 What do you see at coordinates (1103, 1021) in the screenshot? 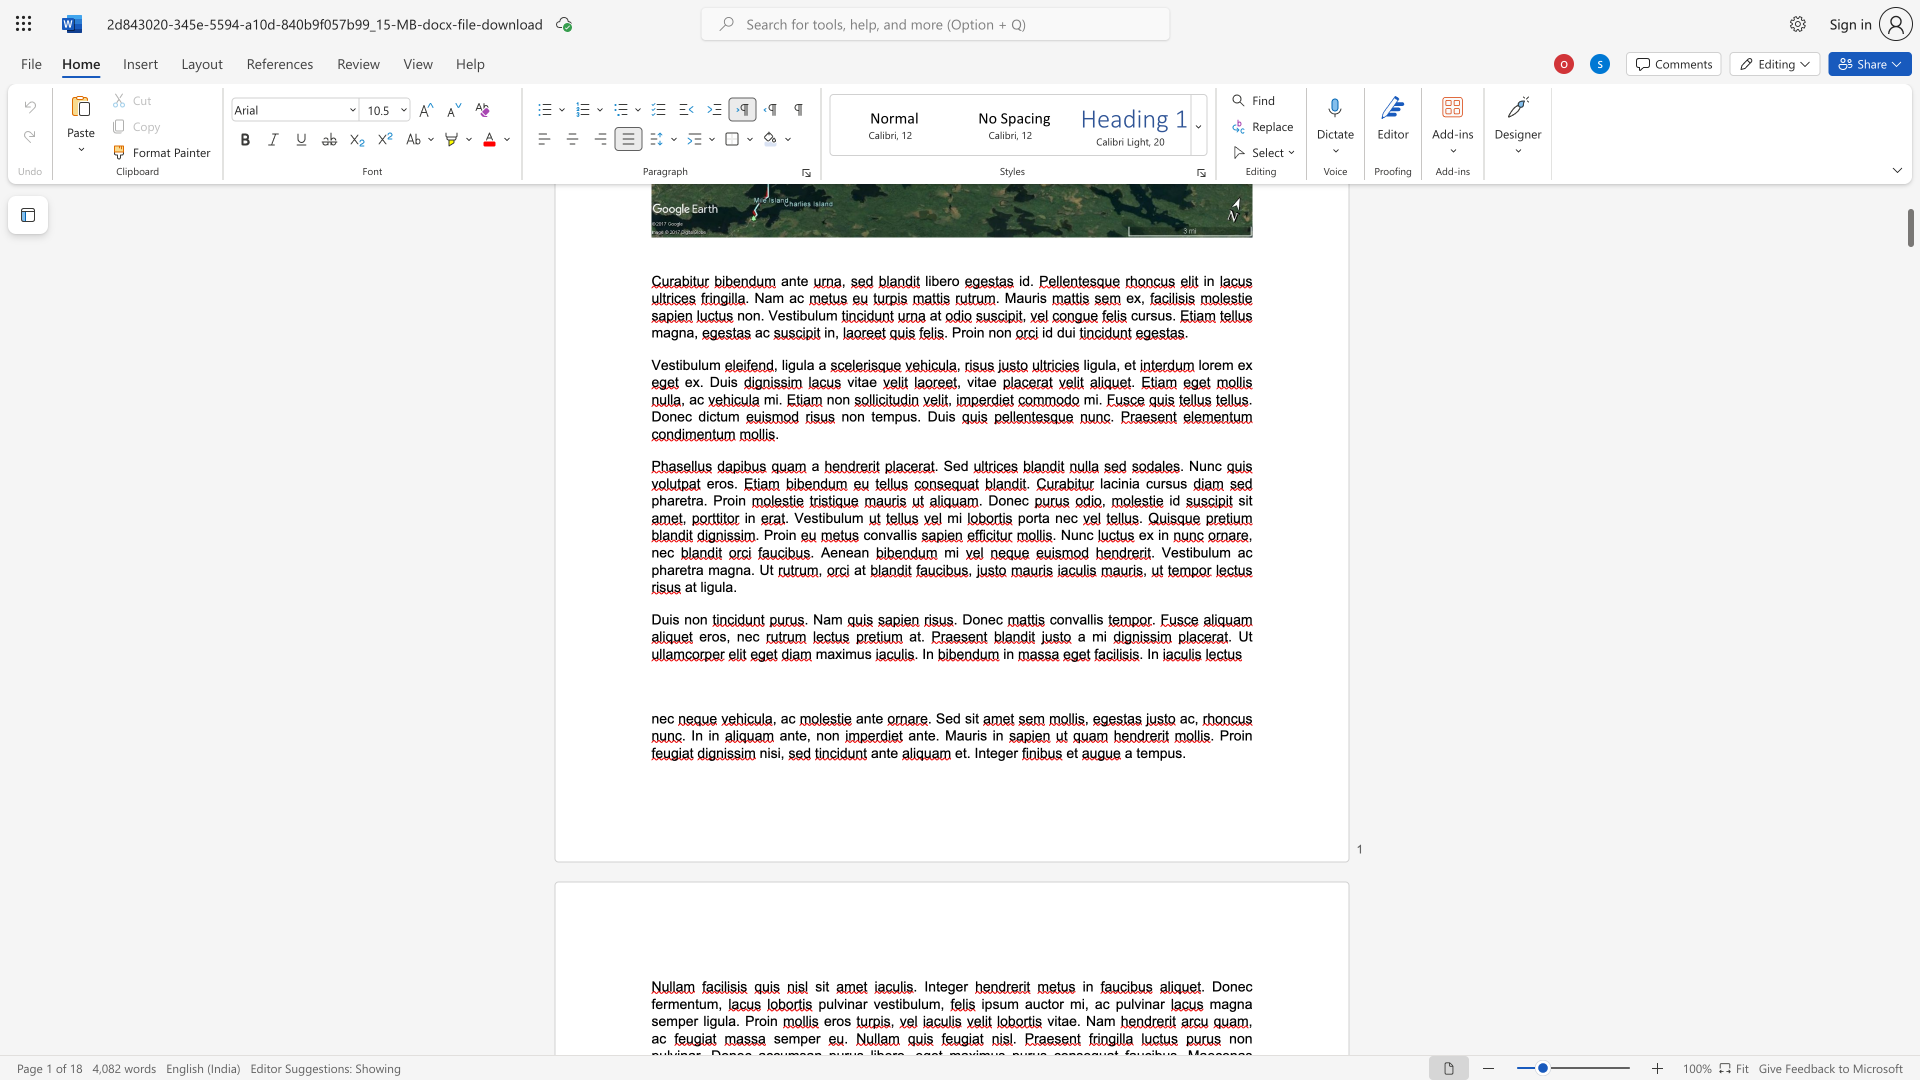
I see `the space between the continuous character "a" and "m" in the text` at bounding box center [1103, 1021].